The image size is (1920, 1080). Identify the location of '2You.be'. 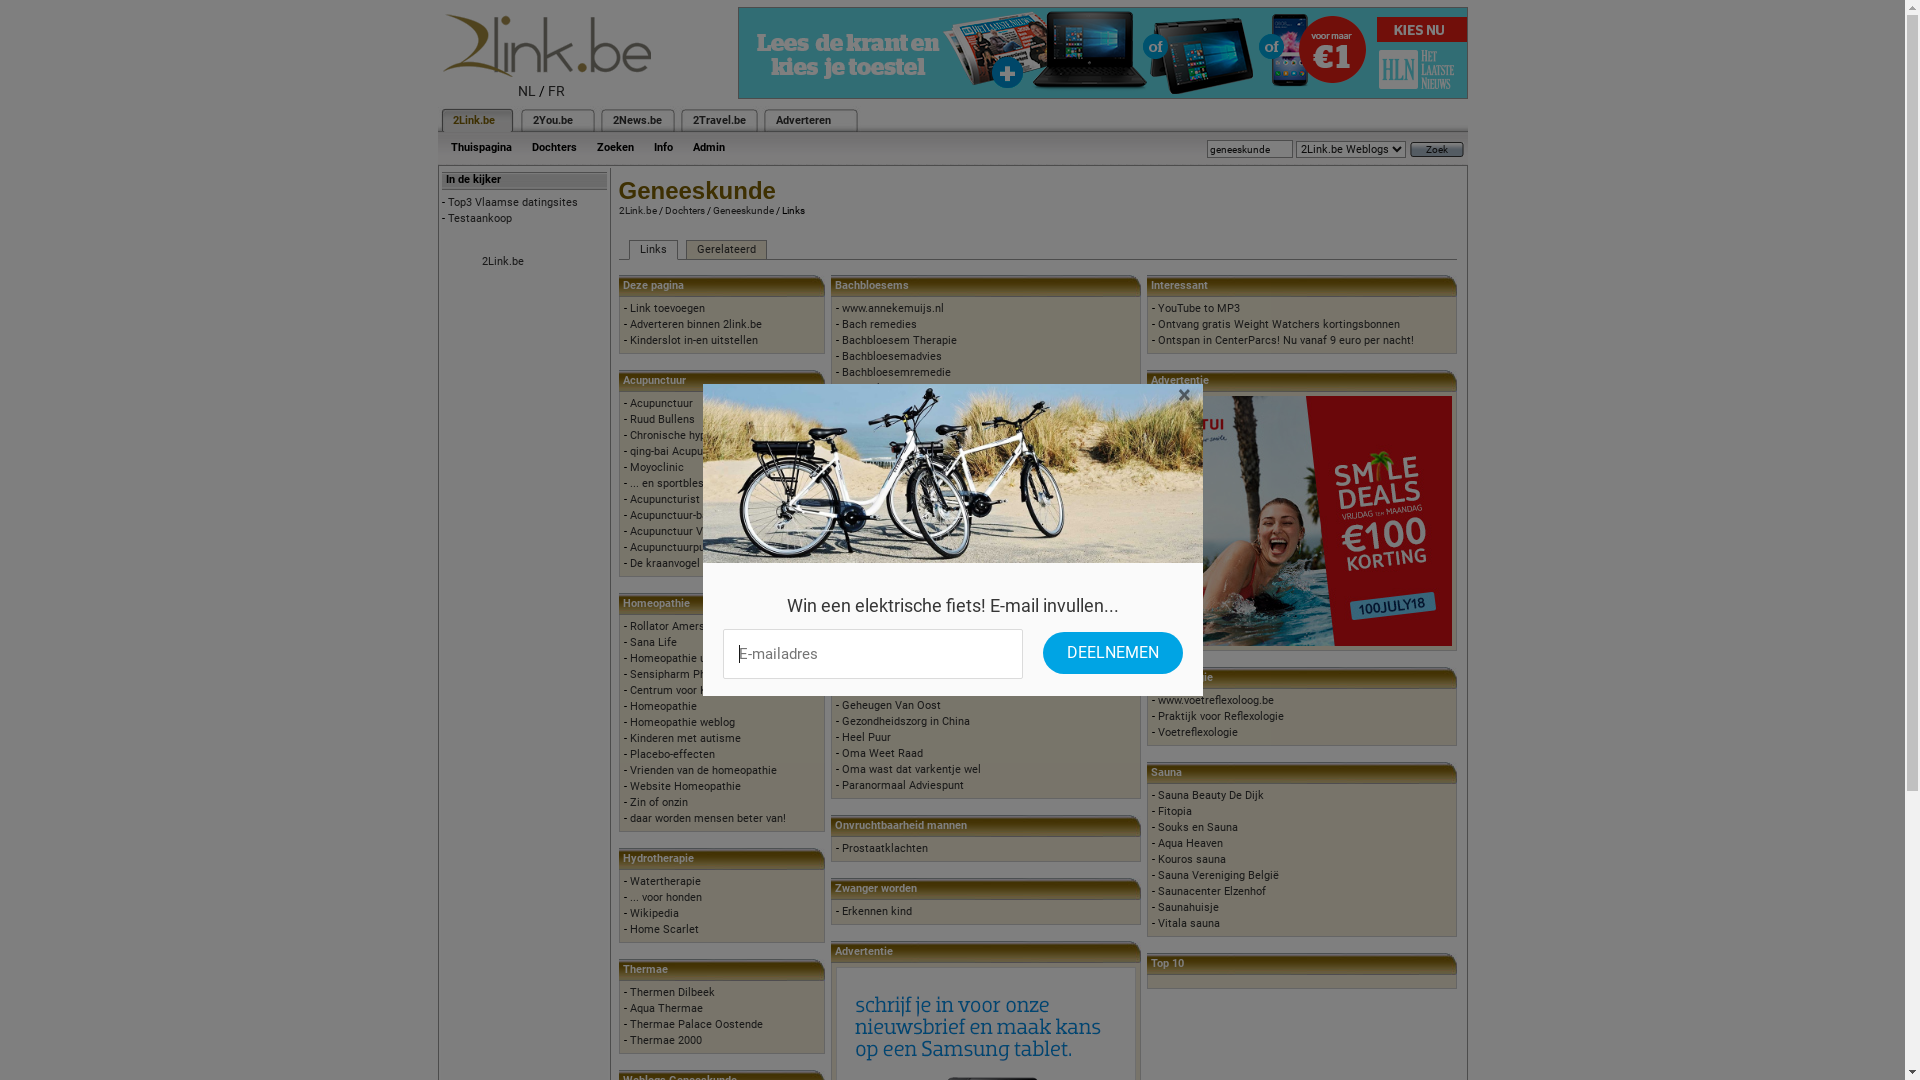
(552, 120).